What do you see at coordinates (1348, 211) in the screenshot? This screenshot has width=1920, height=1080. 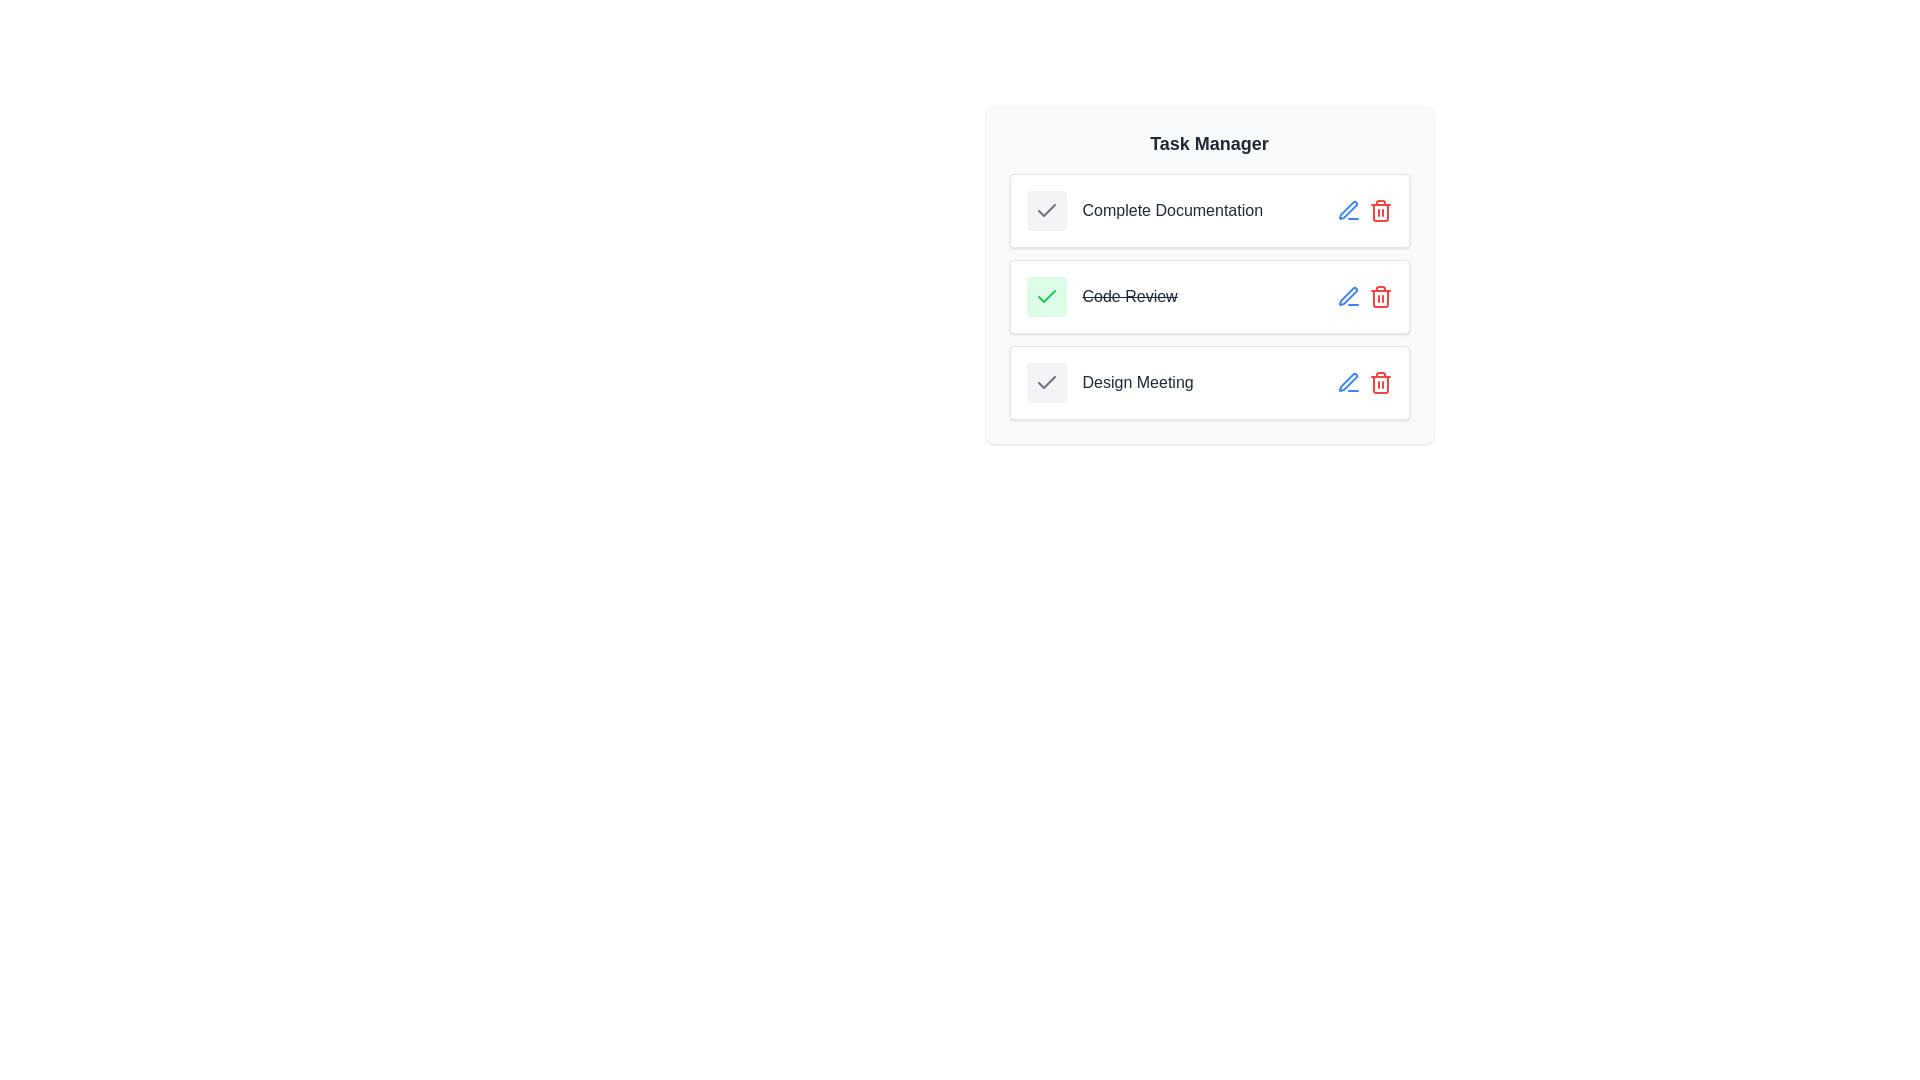 I see `the blue pen icon button to initiate edit mode, located to the right of the 'Code Review' line item in the 'Task Manager' card` at bounding box center [1348, 211].